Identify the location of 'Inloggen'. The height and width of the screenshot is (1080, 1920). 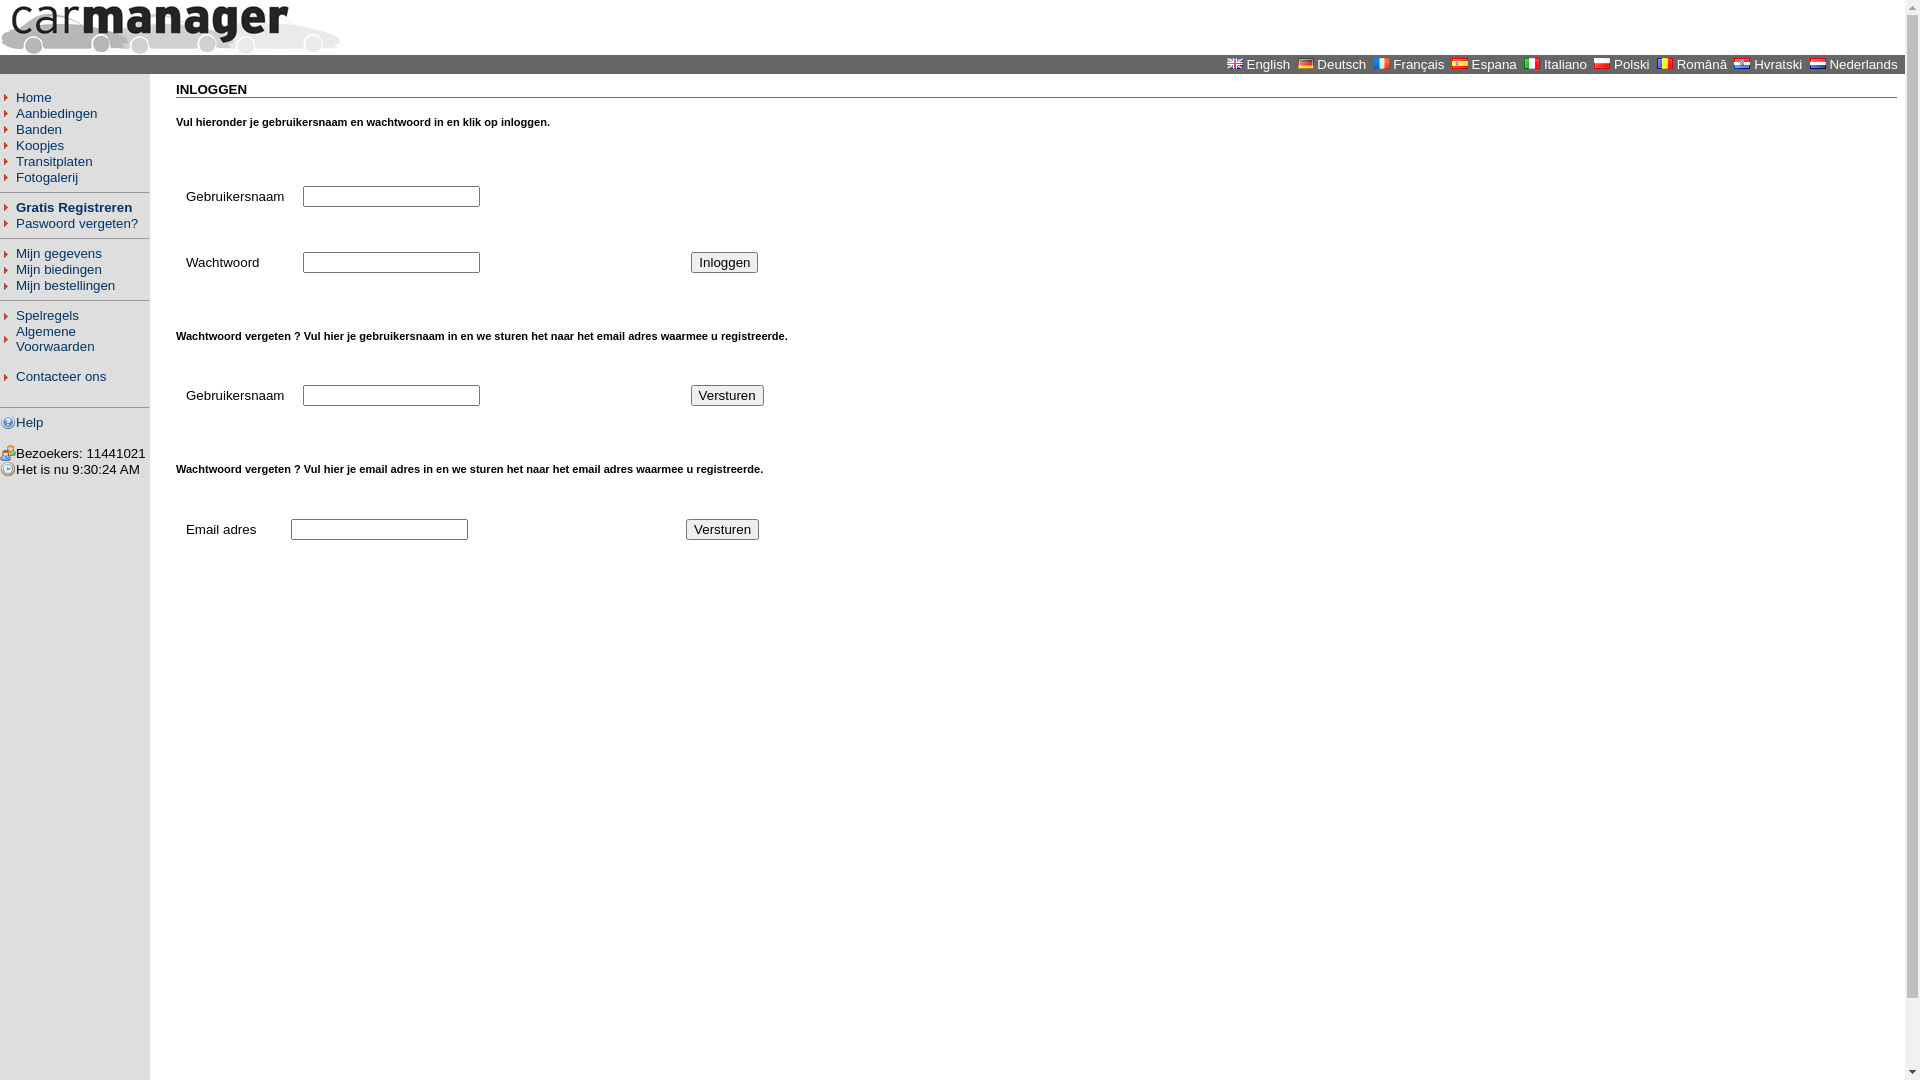
(691, 261).